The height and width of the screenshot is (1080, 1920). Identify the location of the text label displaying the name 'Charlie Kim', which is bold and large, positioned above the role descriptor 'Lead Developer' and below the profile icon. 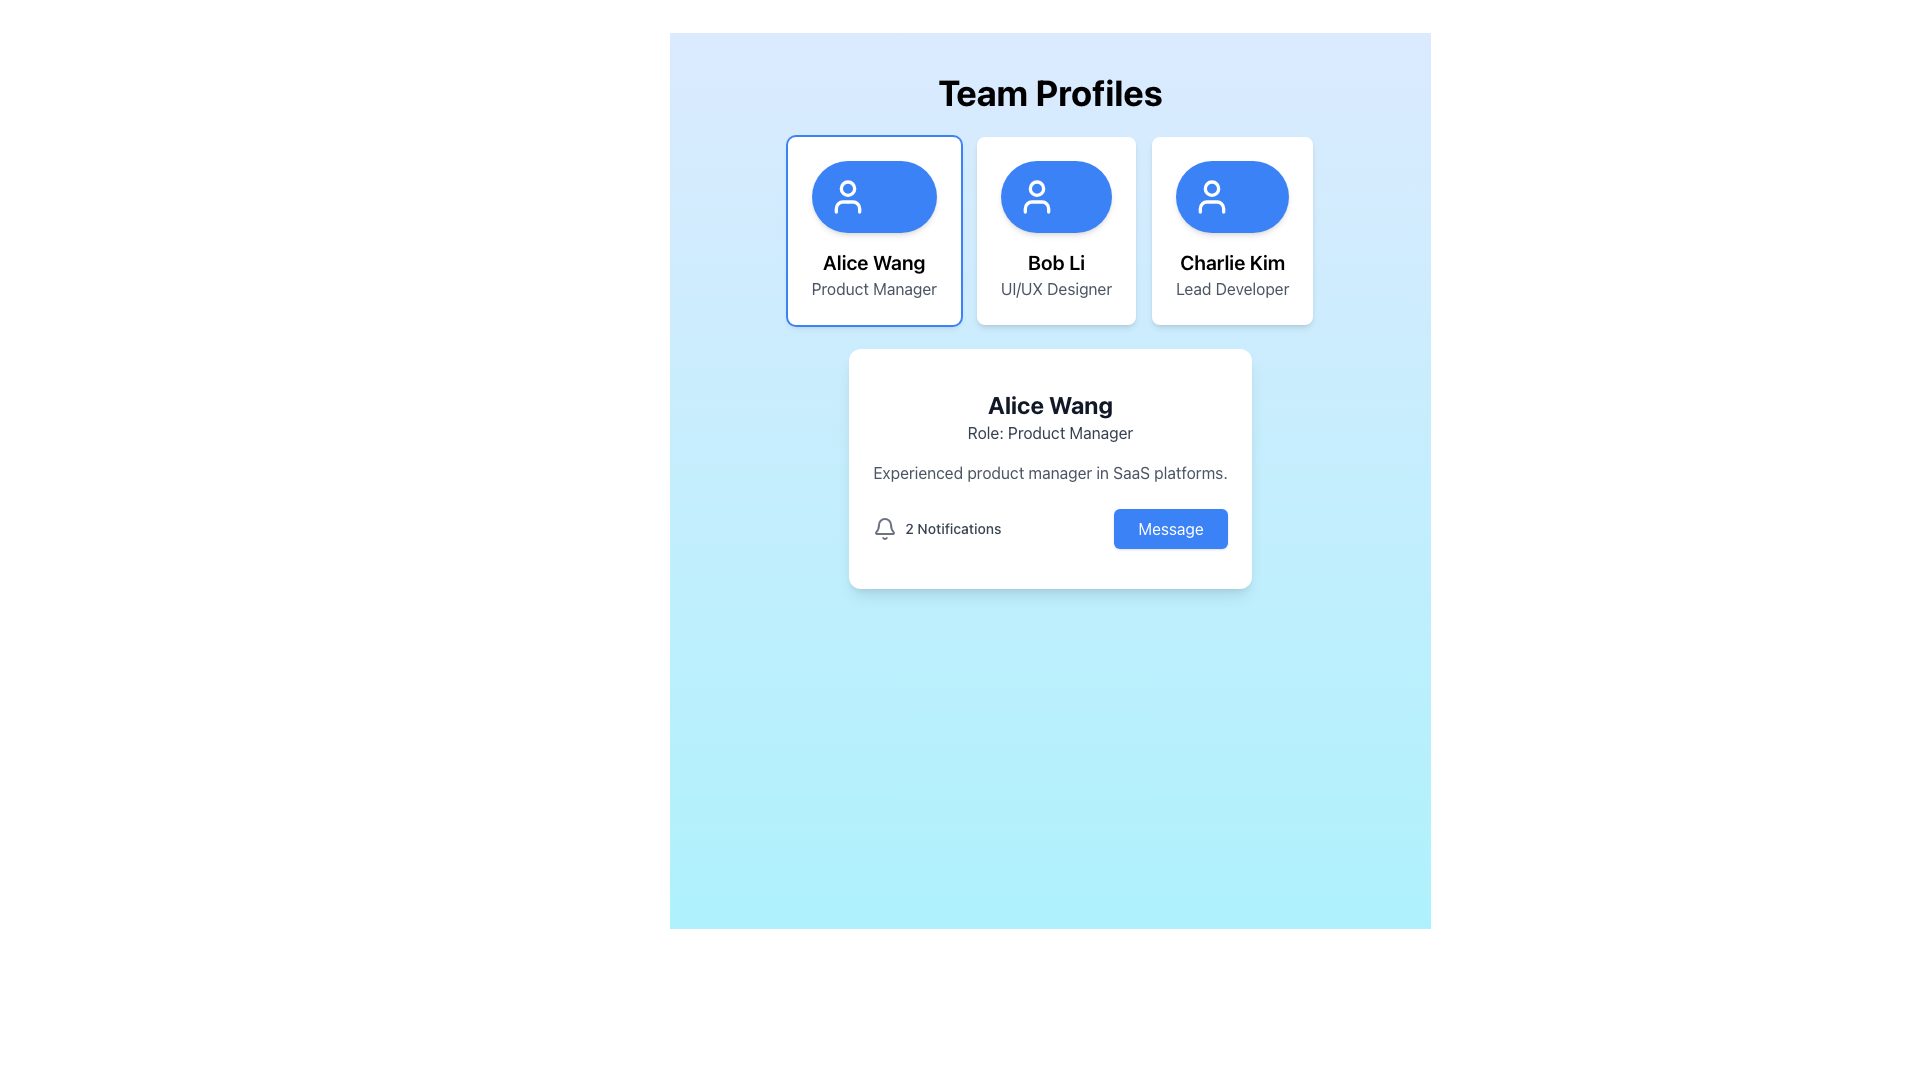
(1231, 261).